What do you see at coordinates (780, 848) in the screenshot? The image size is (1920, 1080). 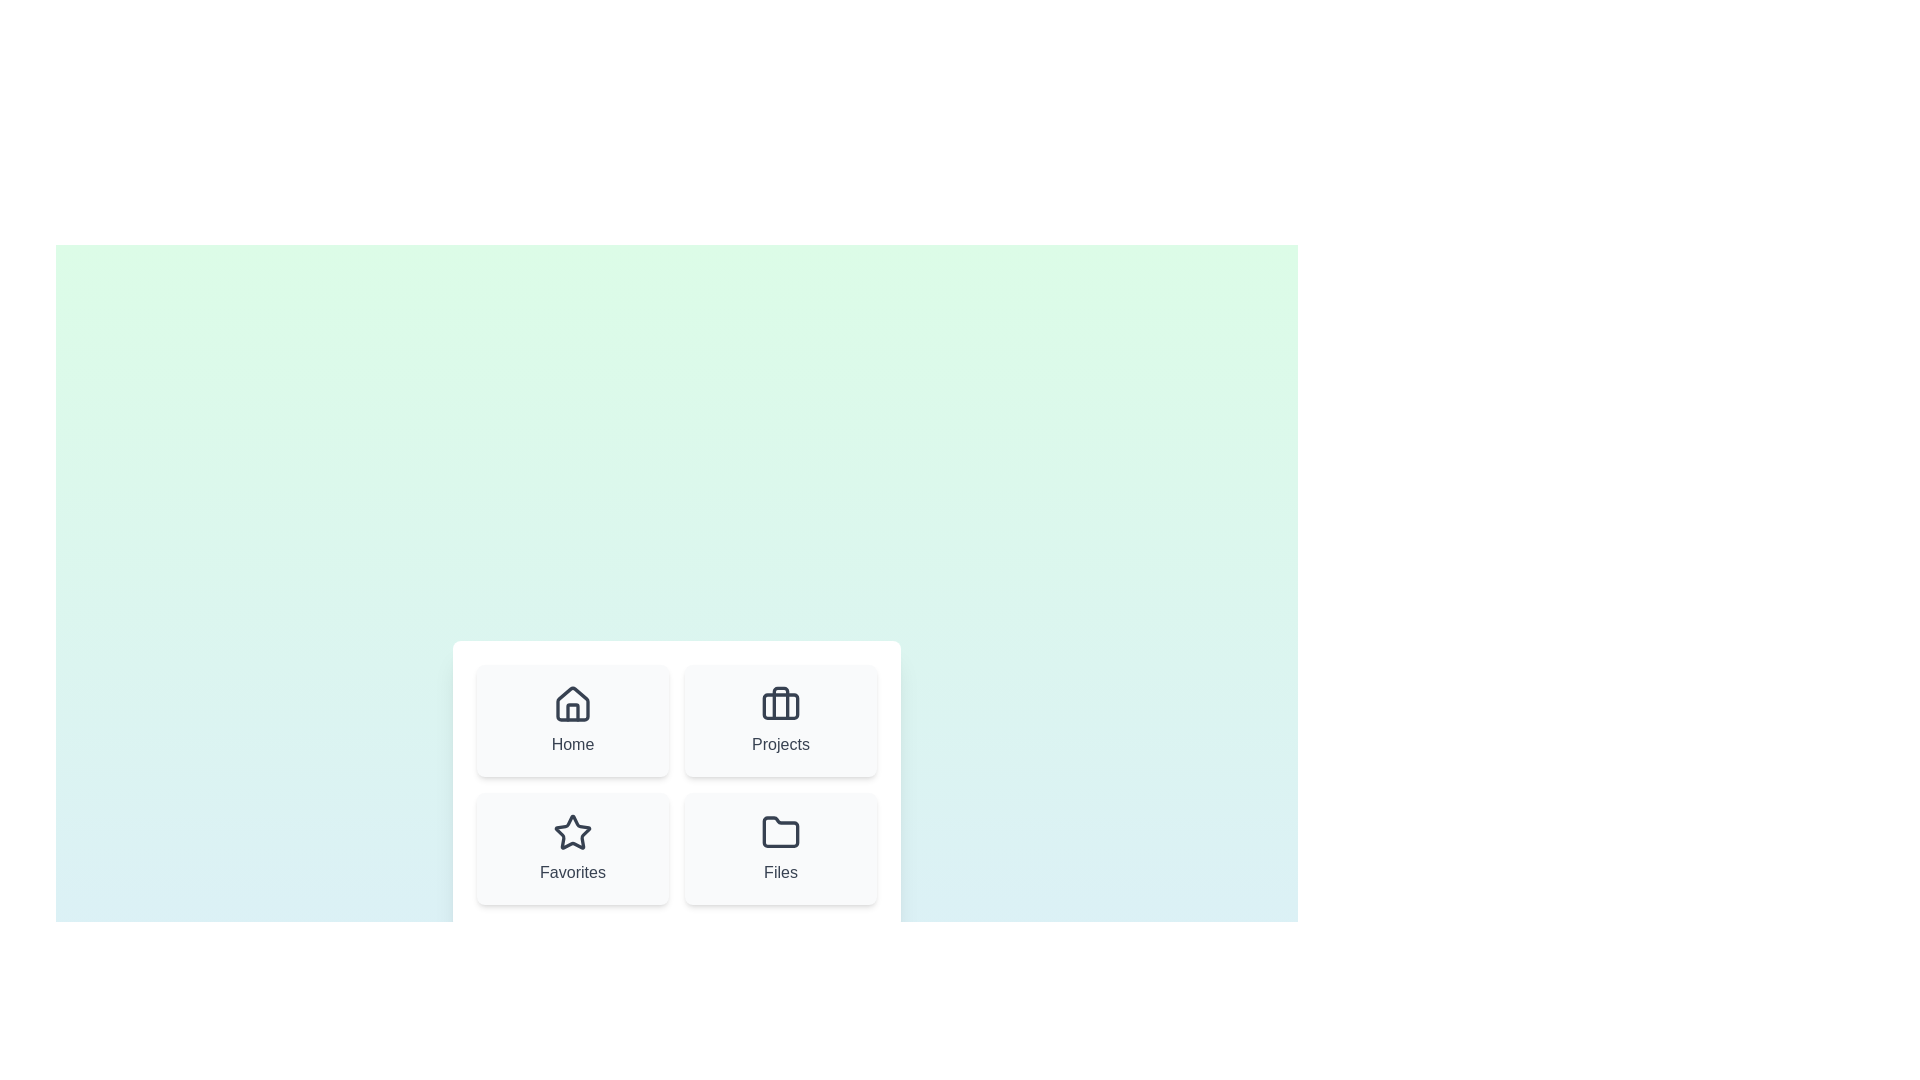 I see `the menu item labeled Files to activate it` at bounding box center [780, 848].